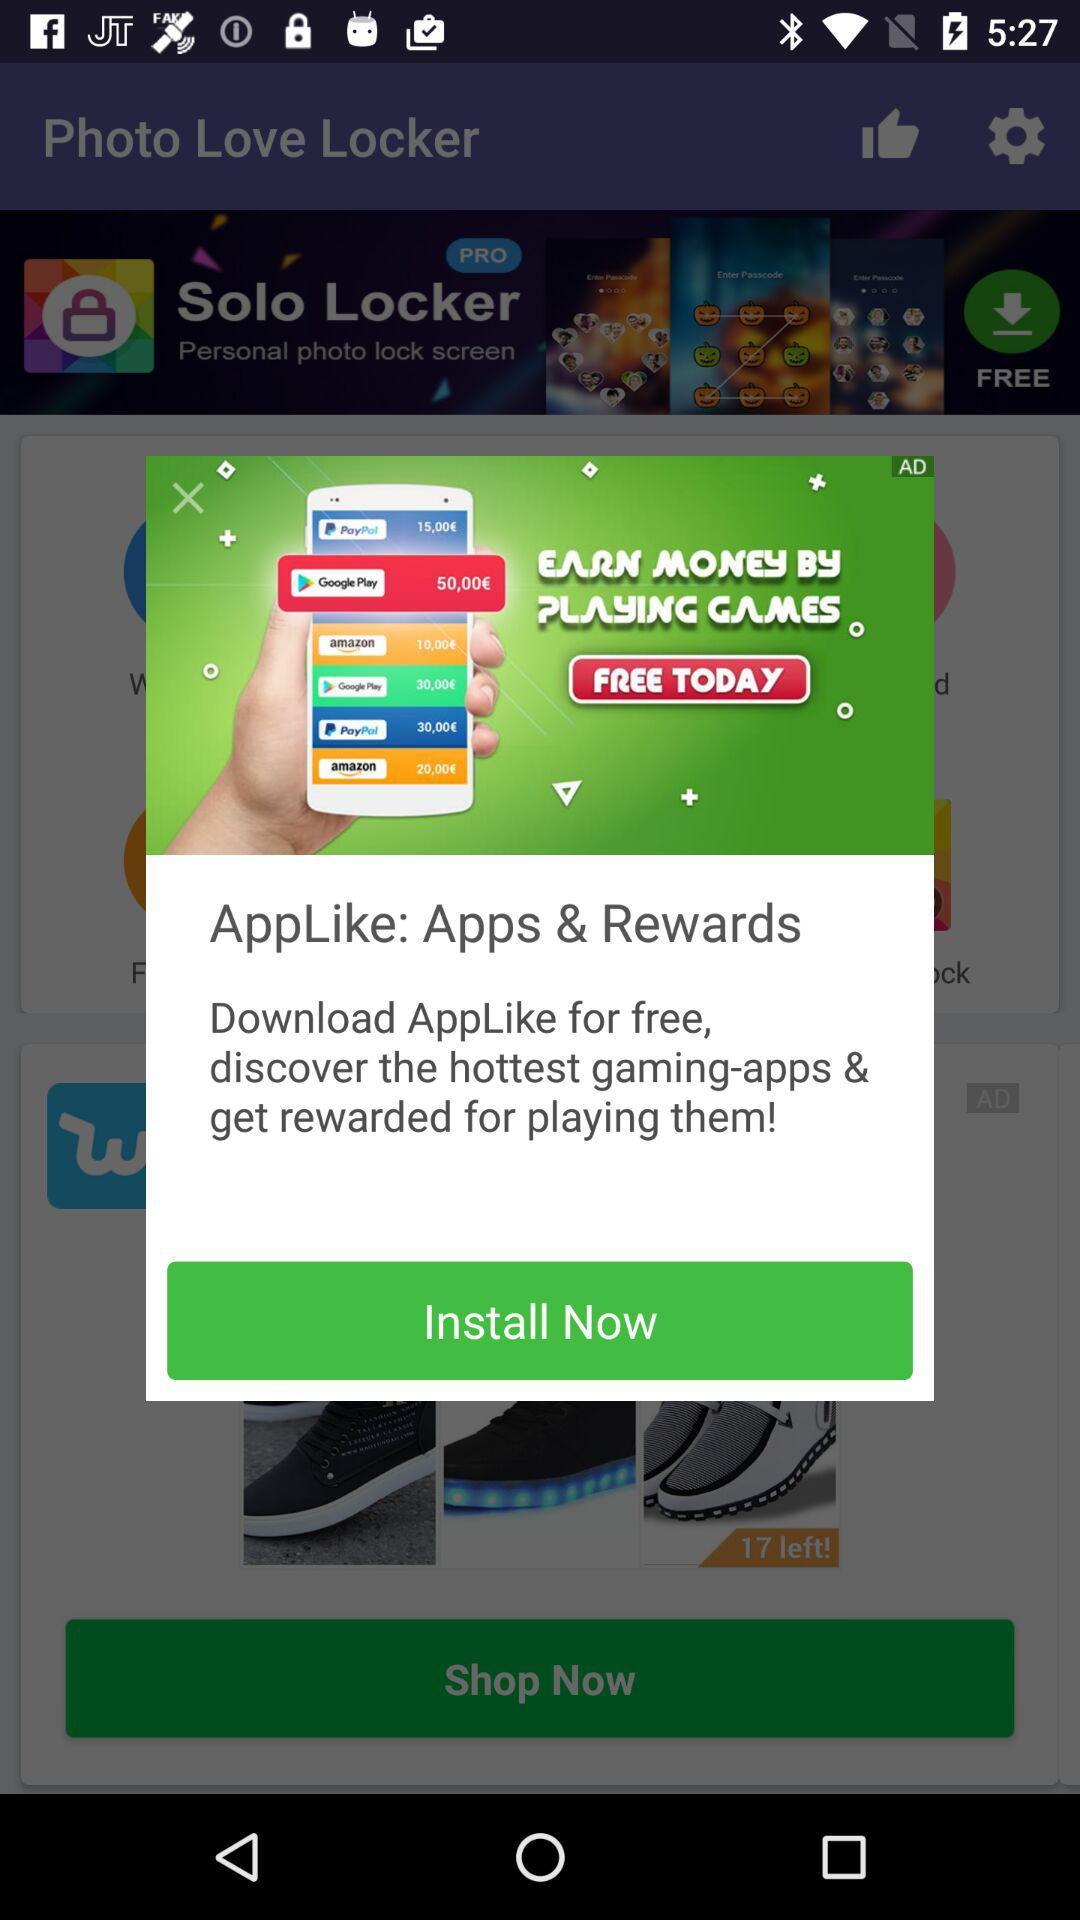  I want to click on he can activate the simple voice command, so click(188, 498).